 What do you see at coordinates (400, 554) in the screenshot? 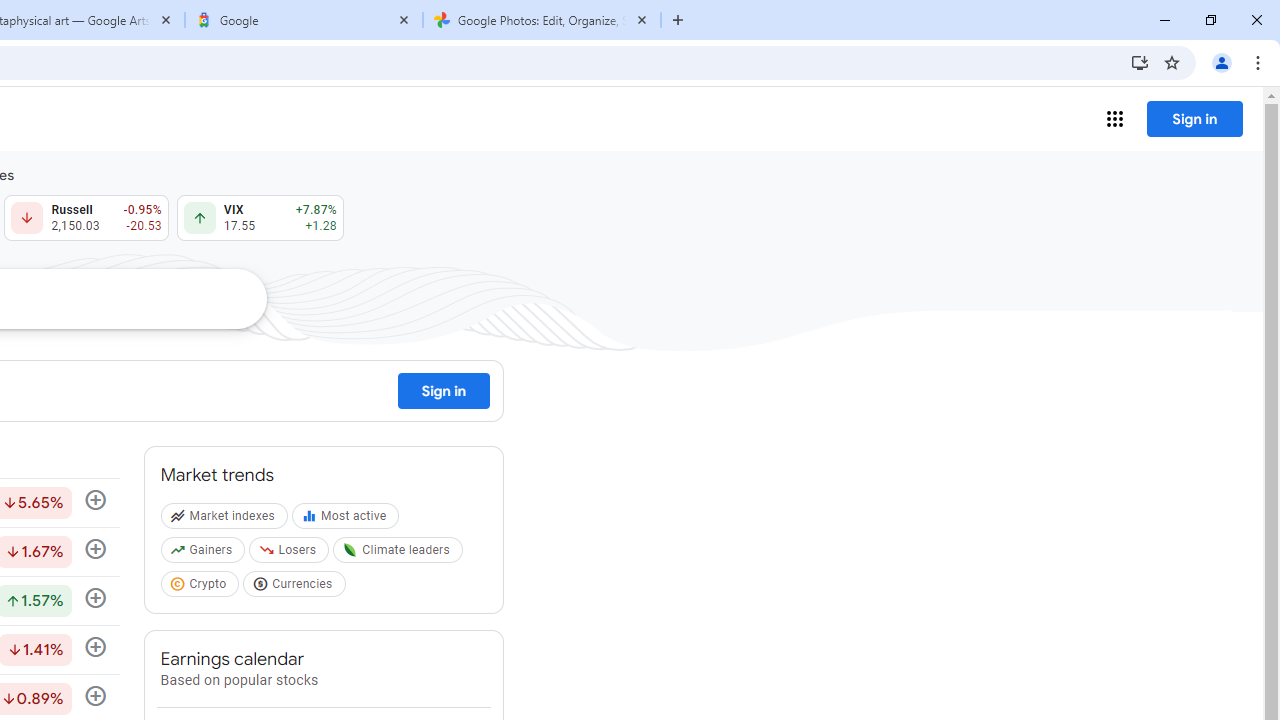
I see `'GLeaf logo Climate leaders'` at bounding box center [400, 554].